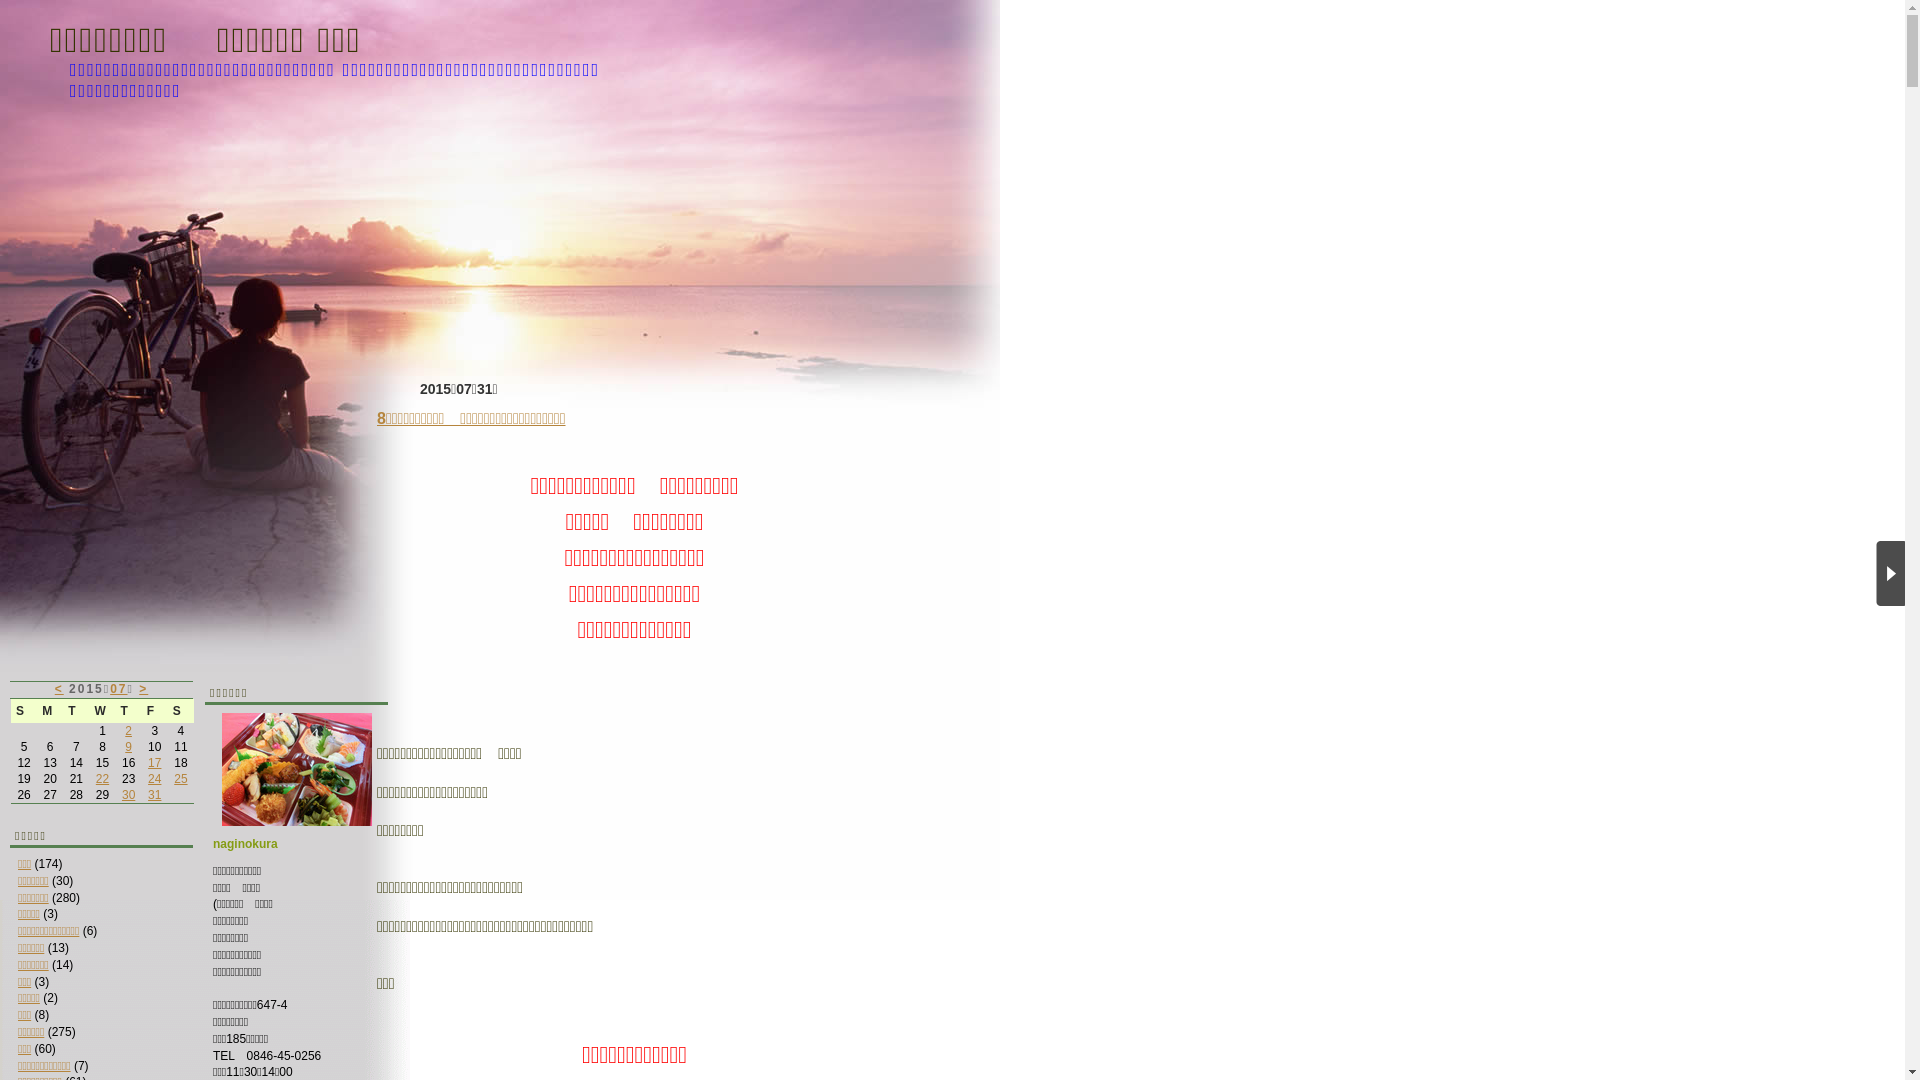 The width and height of the screenshot is (1920, 1080). I want to click on '25', so click(180, 778).